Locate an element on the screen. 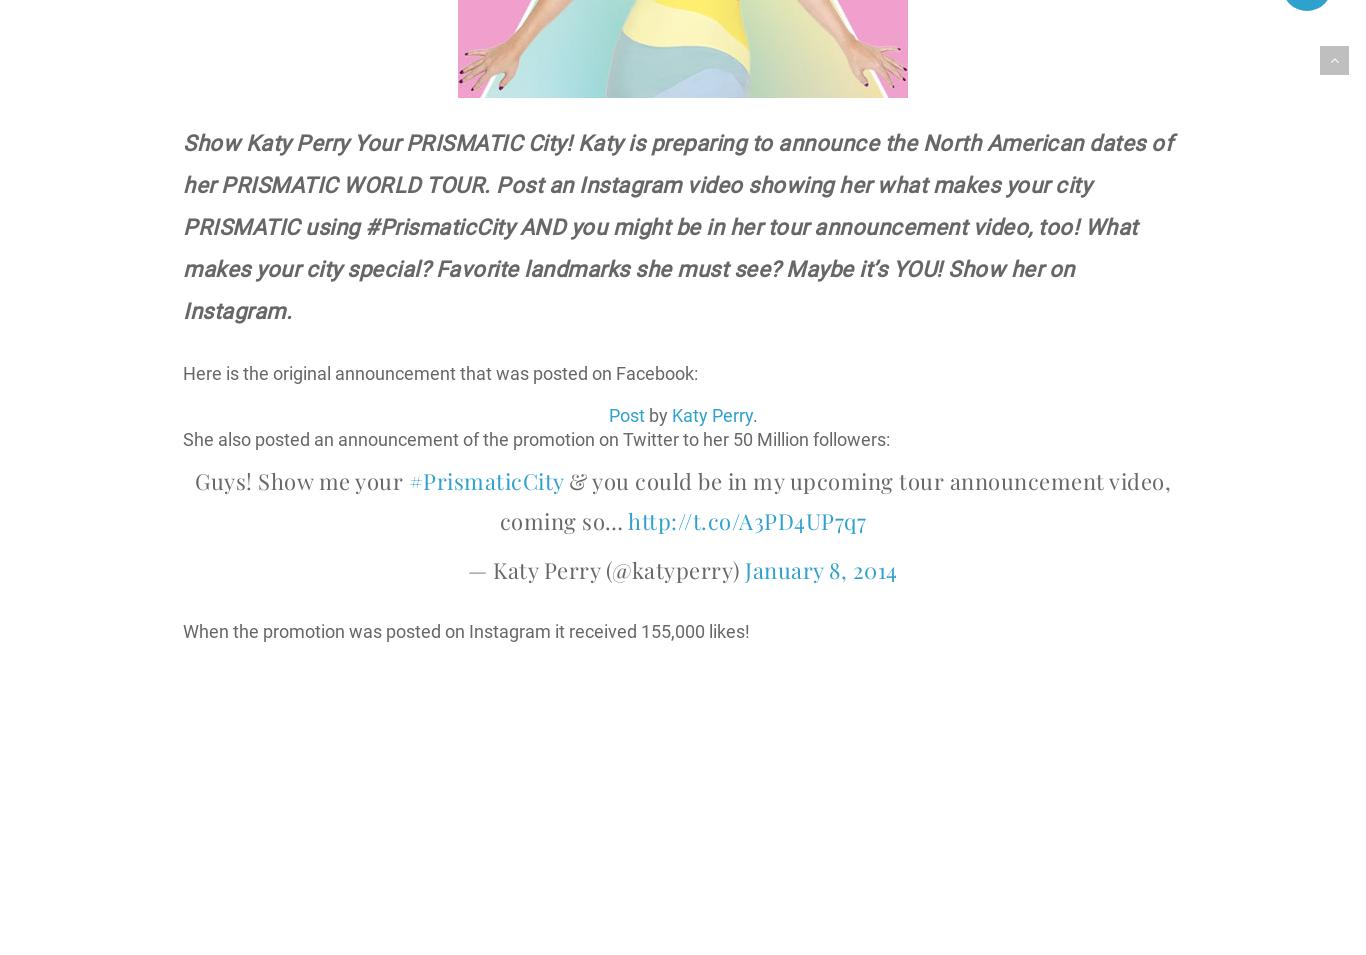 The width and height of the screenshot is (1366, 955). '& you could be in my upcoming tour announcement video, coming so…' is located at coordinates (834, 500).